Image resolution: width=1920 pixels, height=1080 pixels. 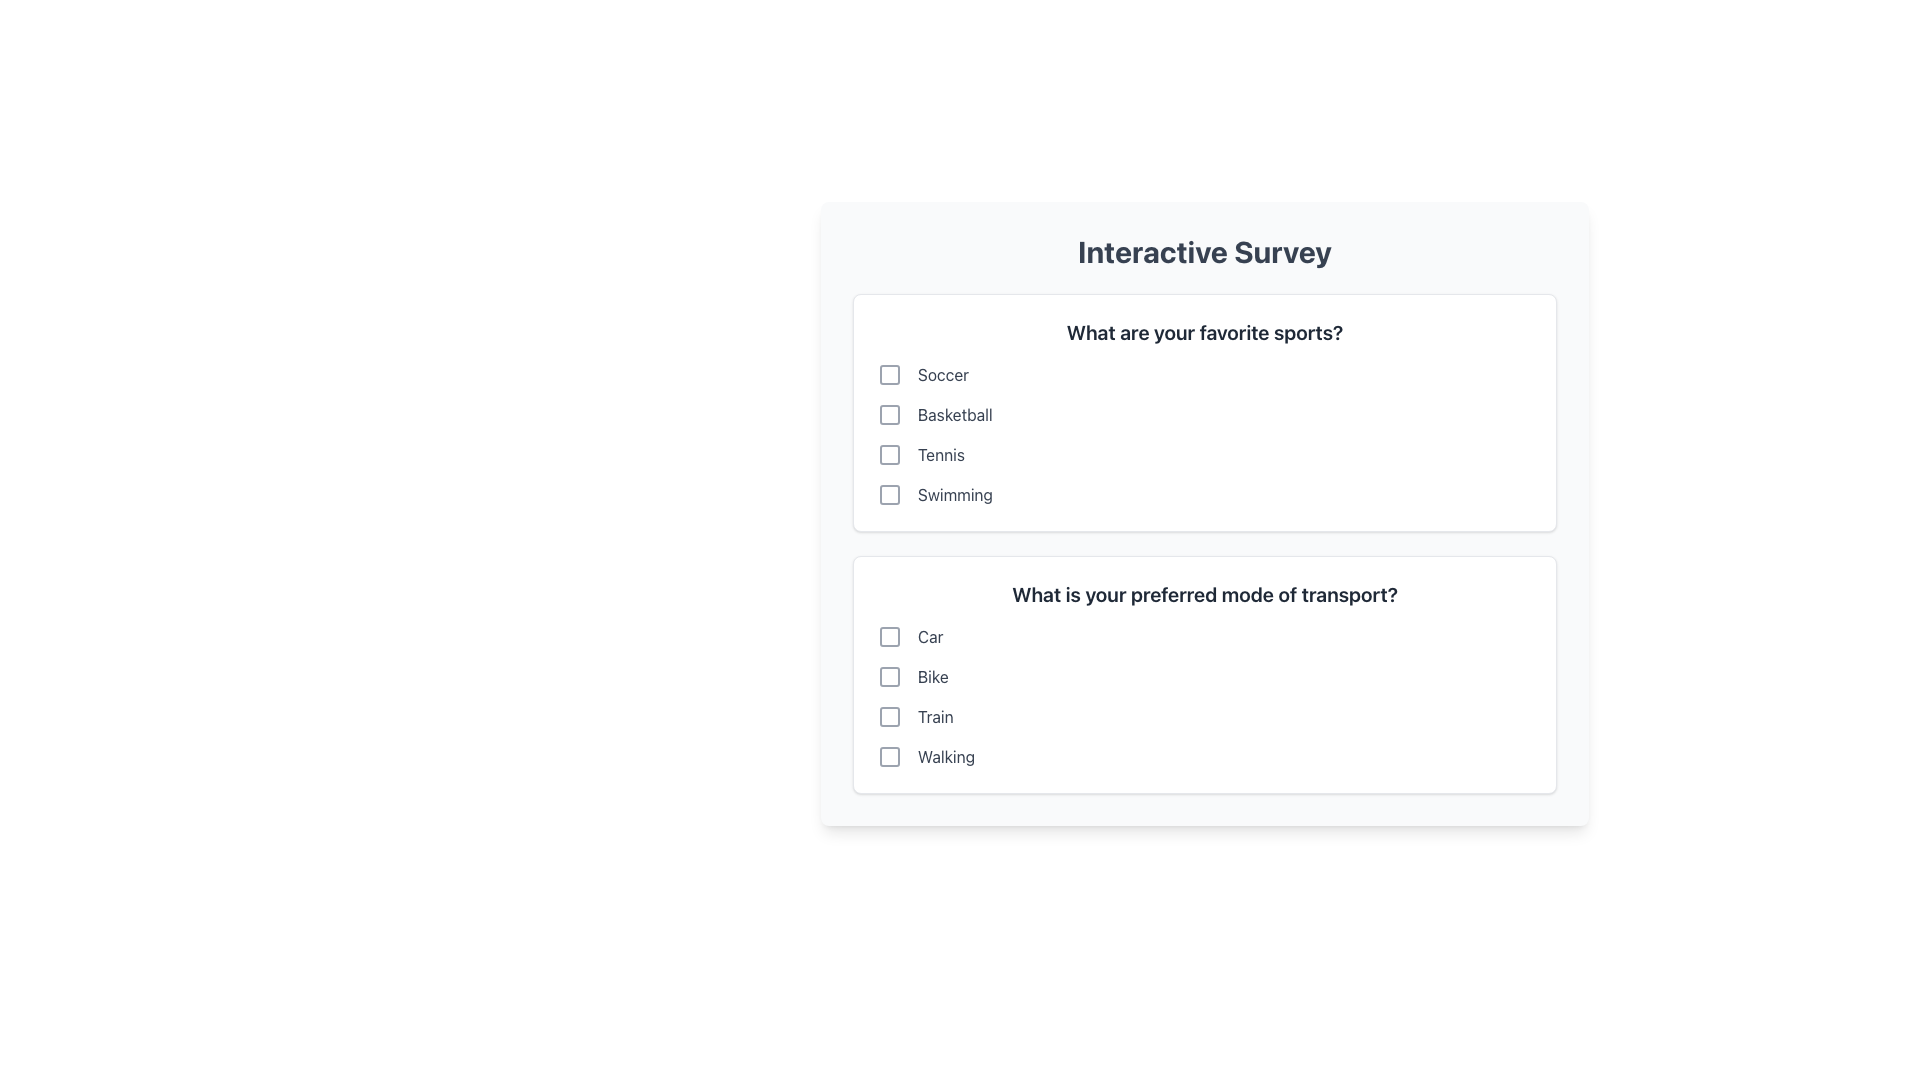 What do you see at coordinates (929, 636) in the screenshot?
I see `the 'Car' text label which is the first option in the survey question about preferred transport, located immediately to the right of the checkbox` at bounding box center [929, 636].